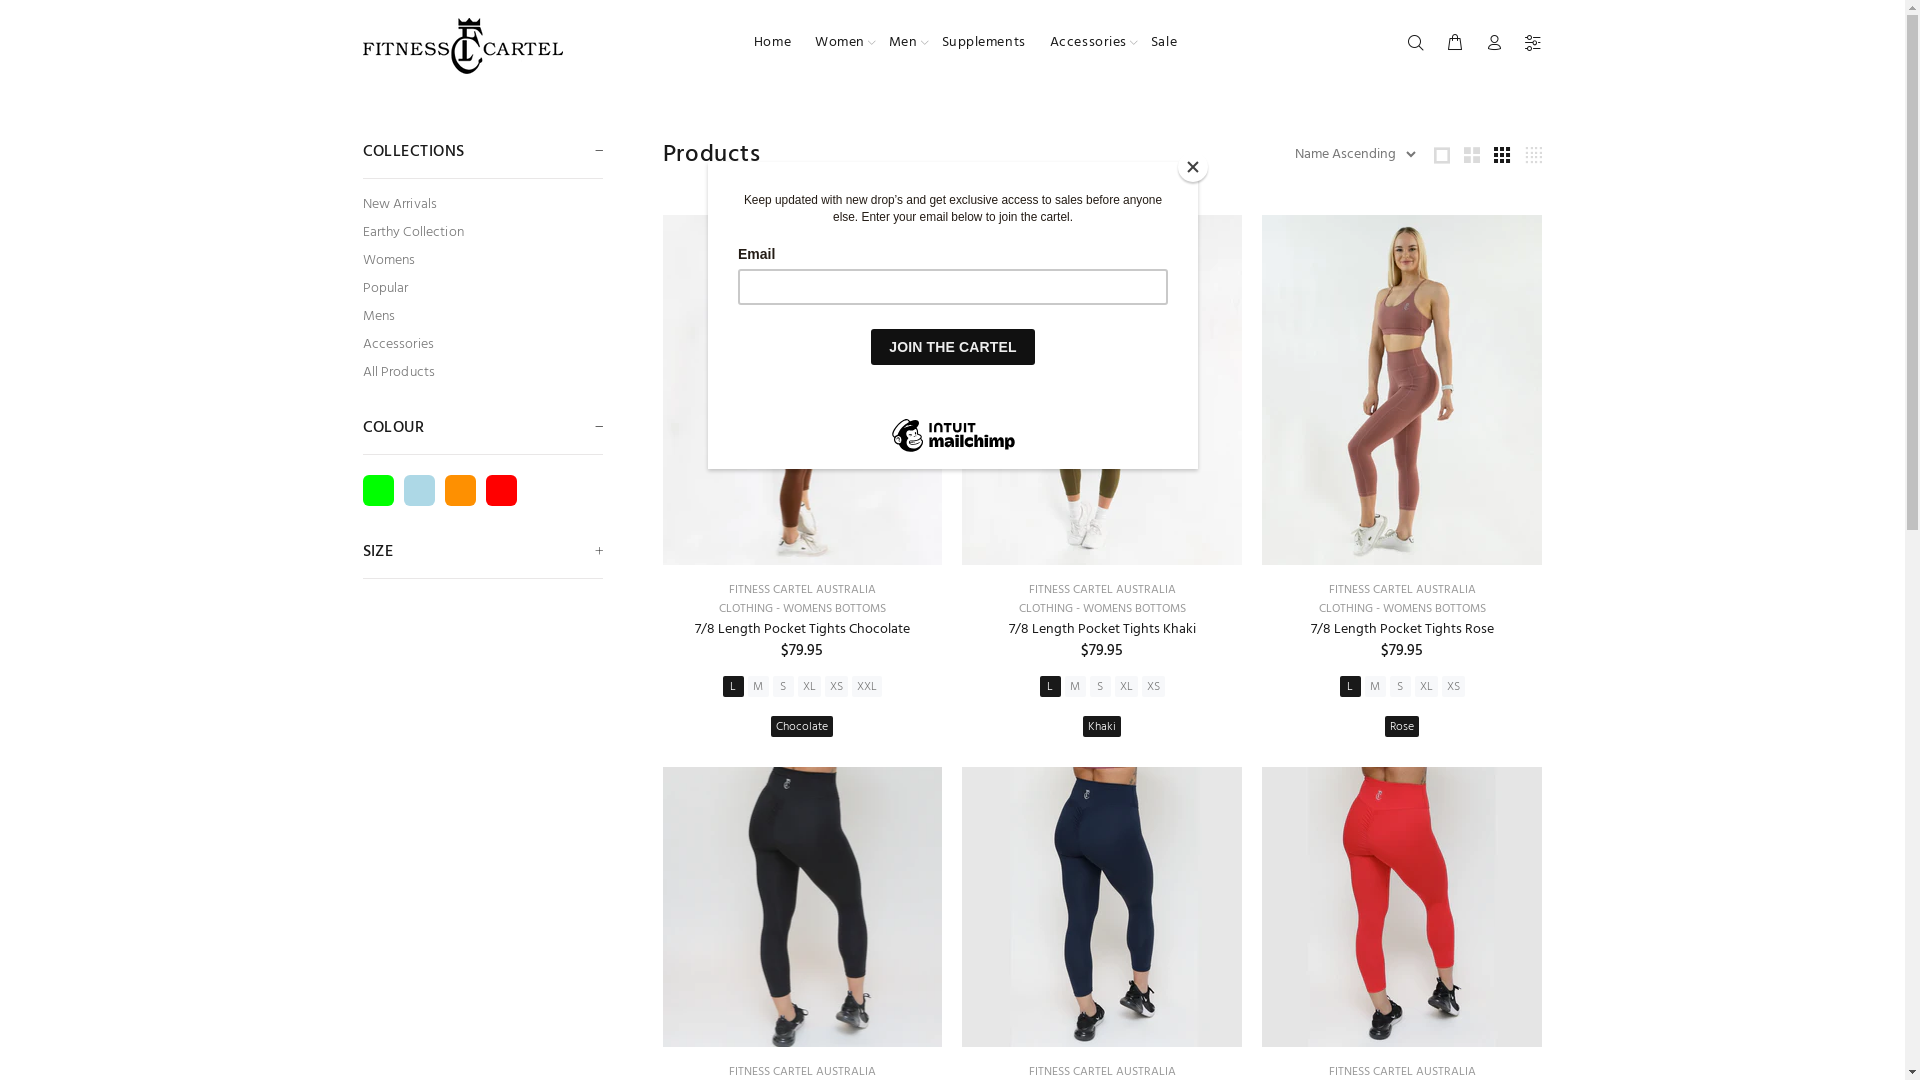  I want to click on 'XS', so click(836, 685).